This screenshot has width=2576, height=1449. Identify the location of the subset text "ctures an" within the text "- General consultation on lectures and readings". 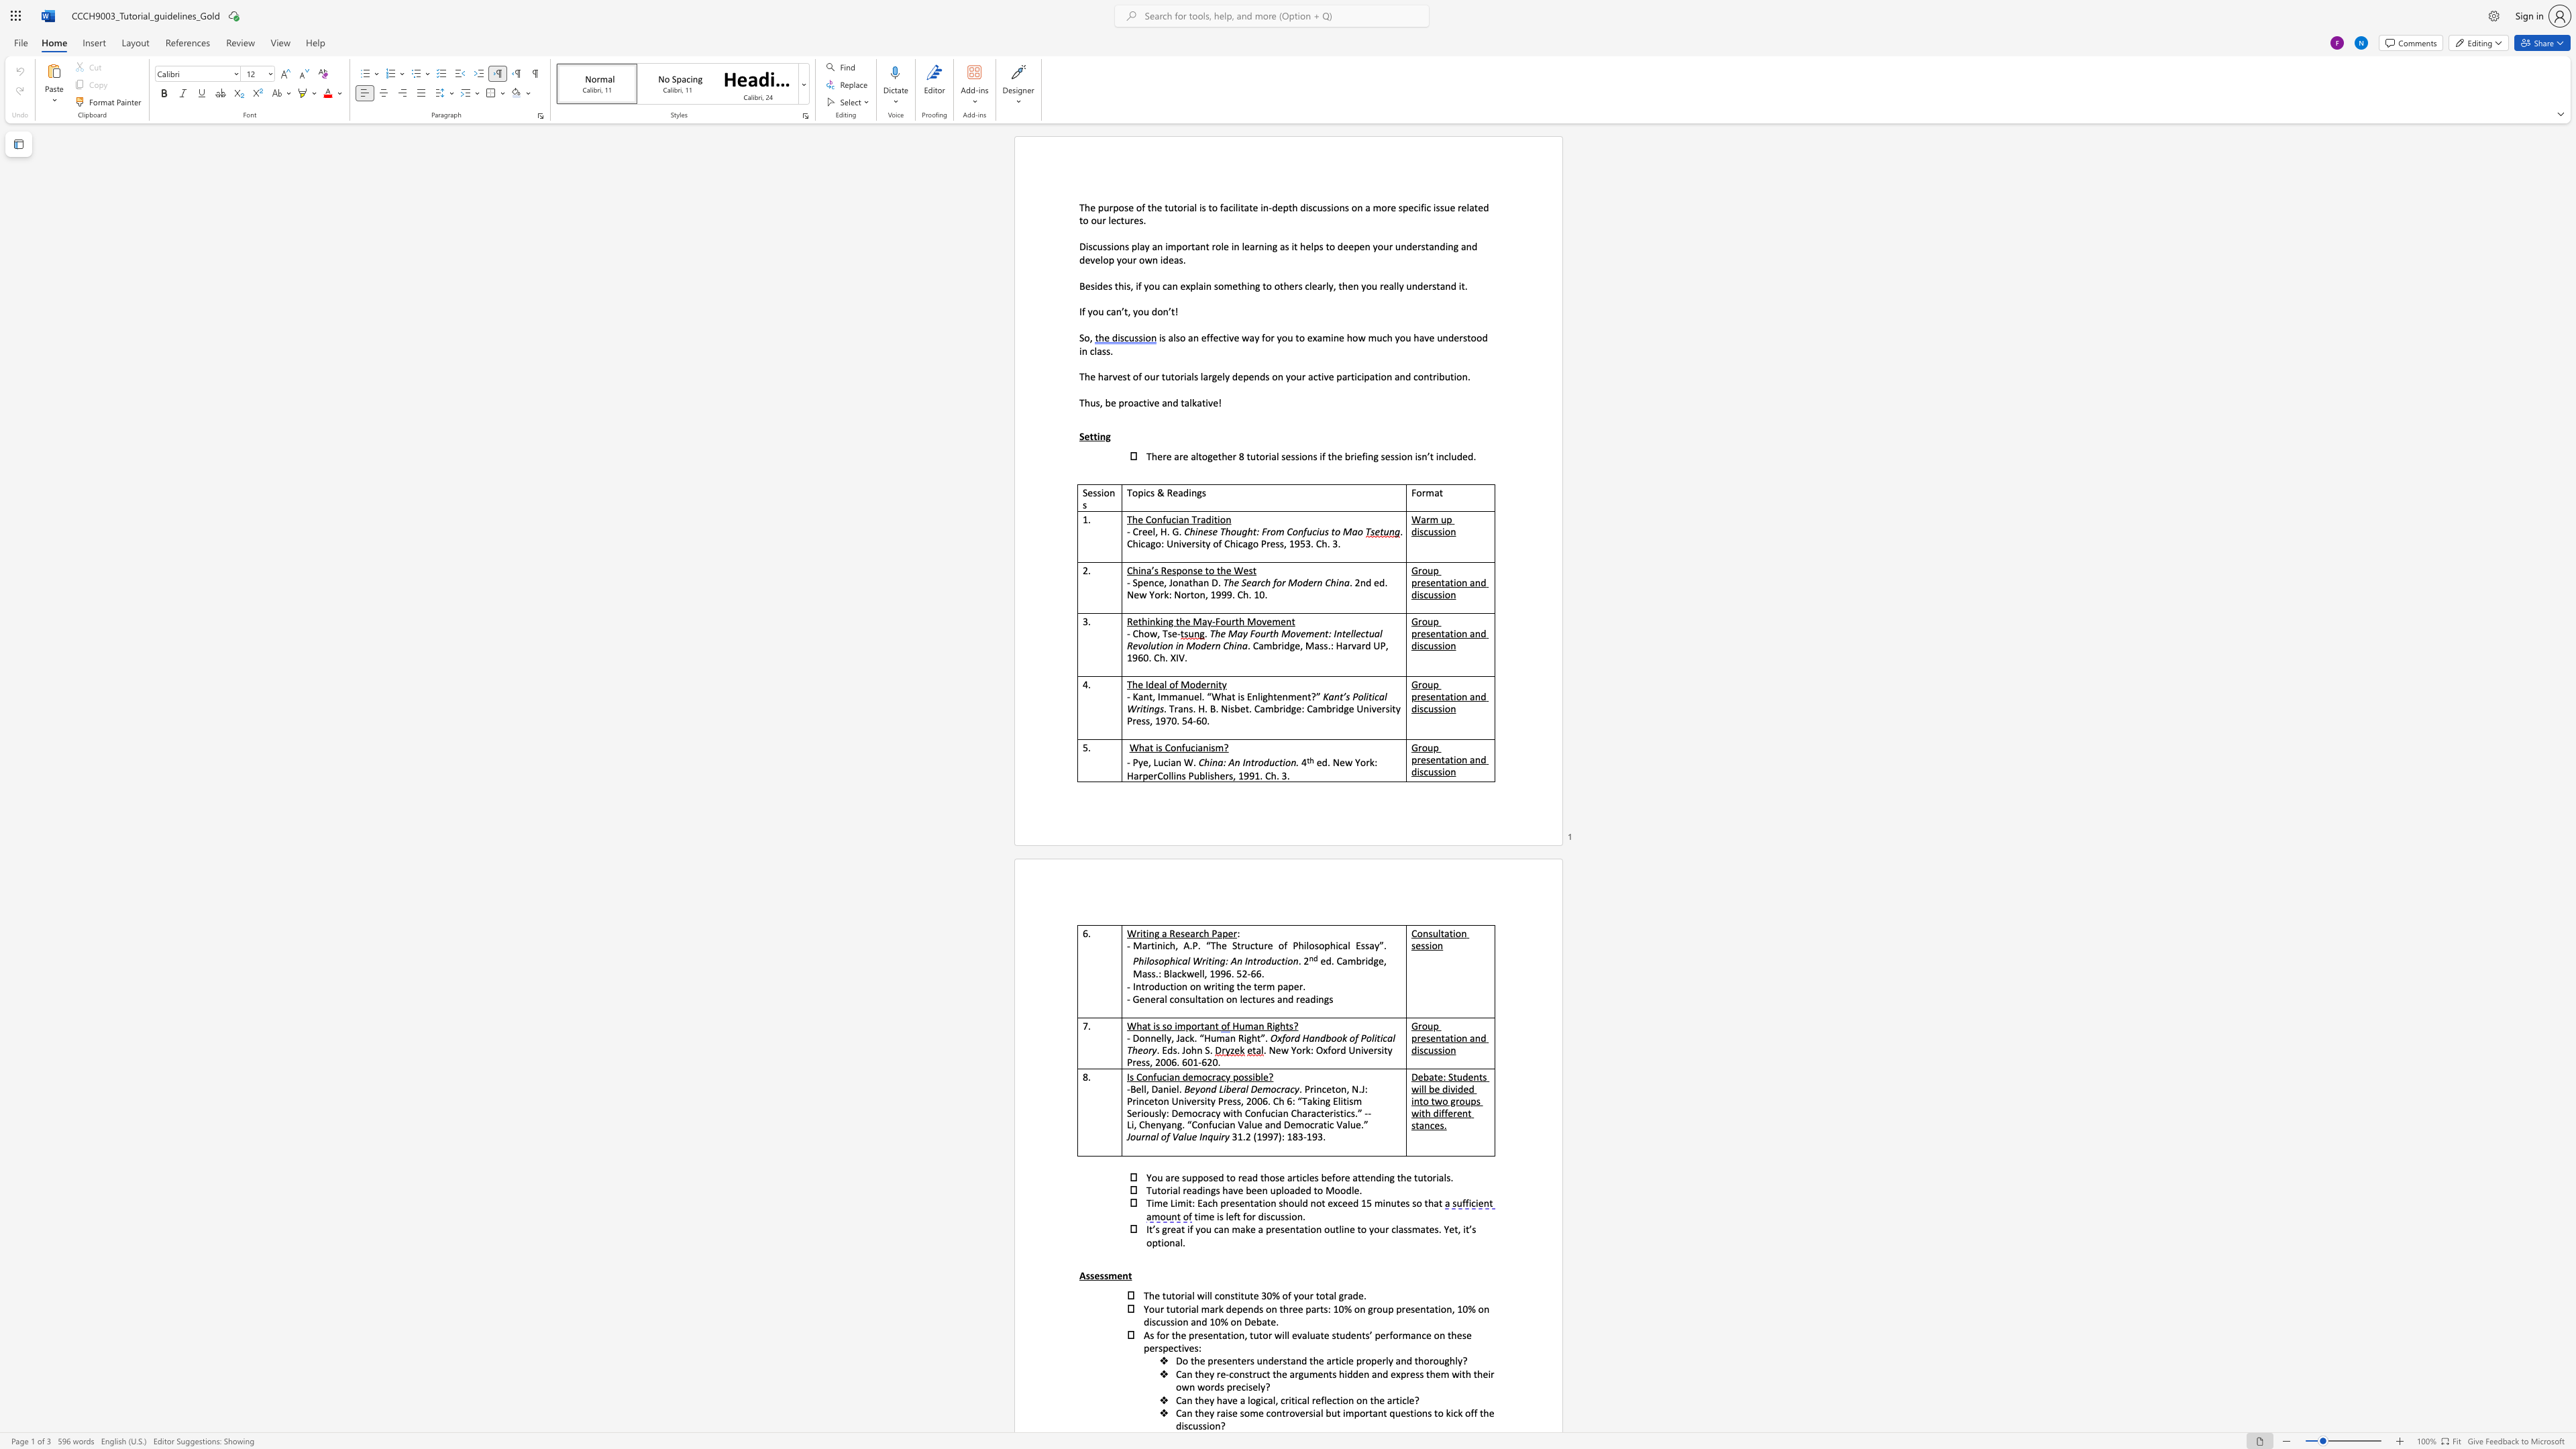
(1246, 998).